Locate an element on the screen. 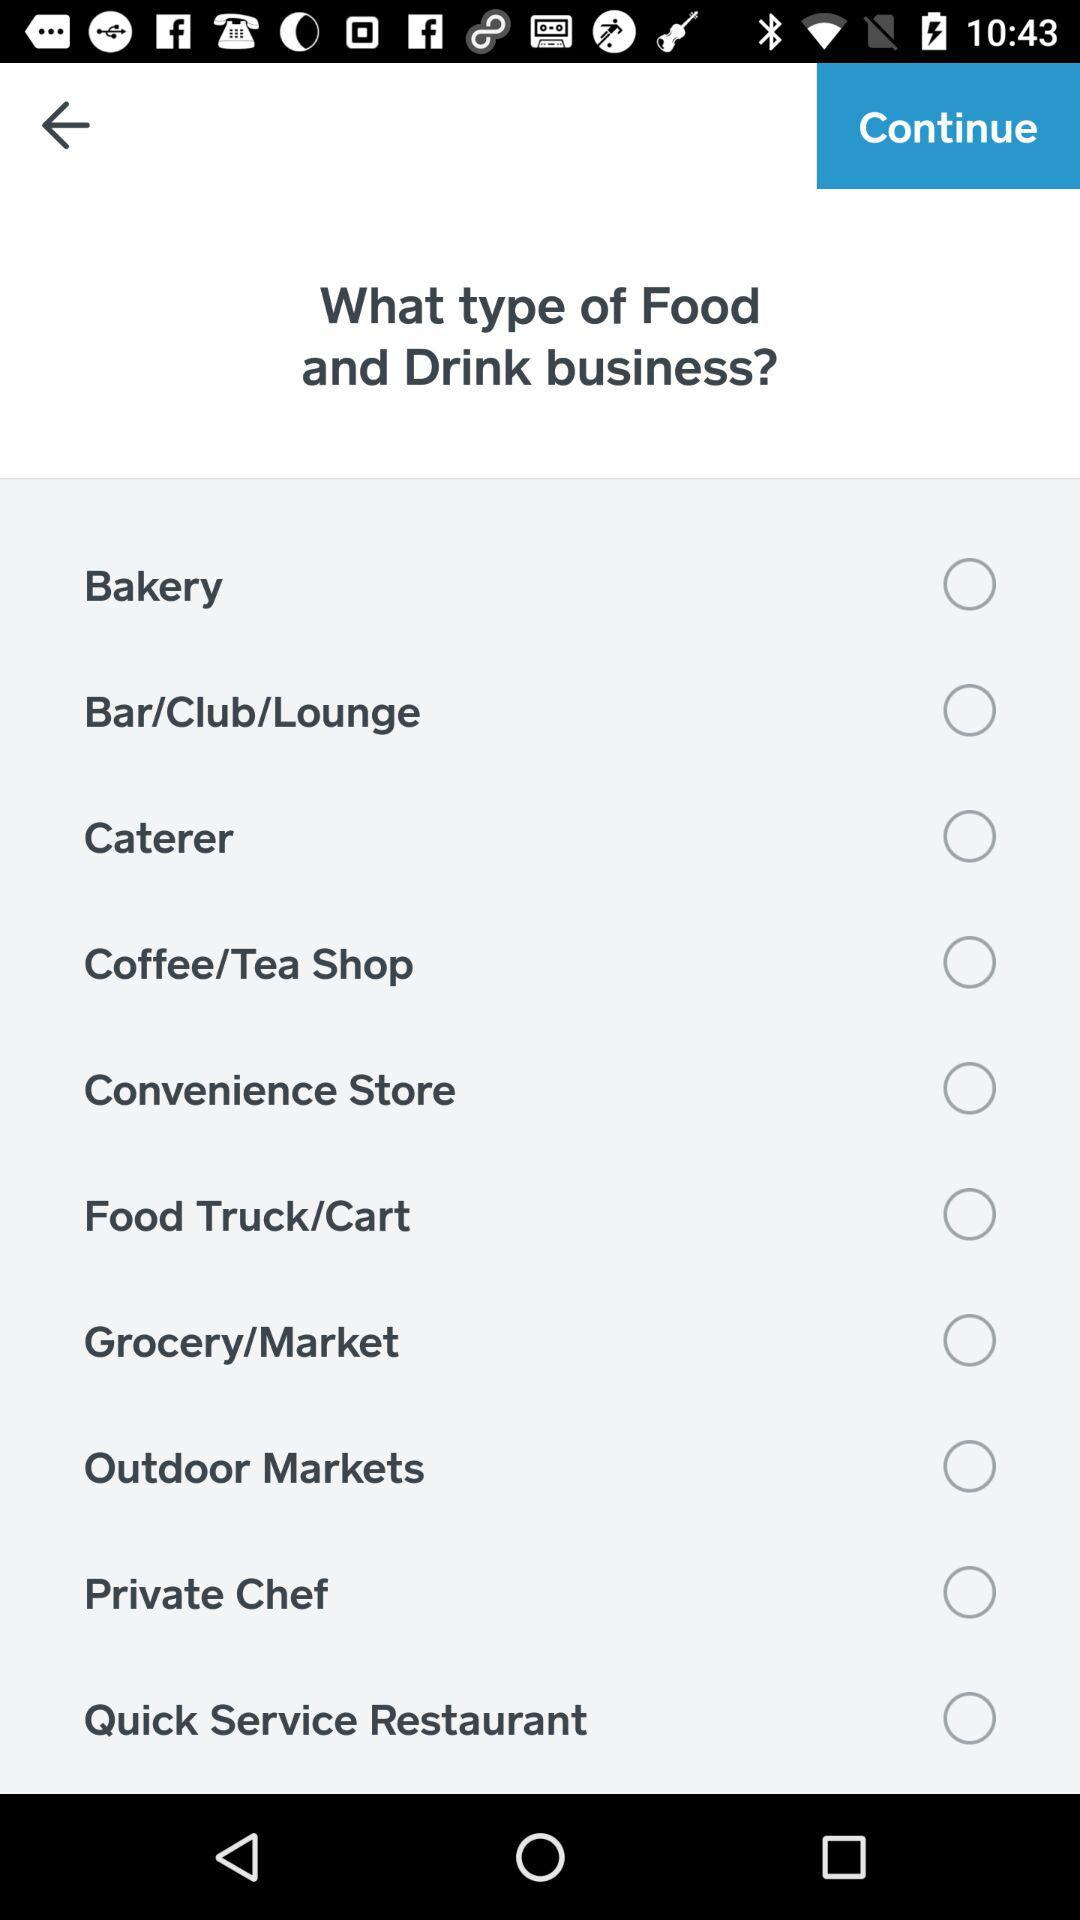 The width and height of the screenshot is (1080, 1920). the item above caterer item is located at coordinates (540, 710).